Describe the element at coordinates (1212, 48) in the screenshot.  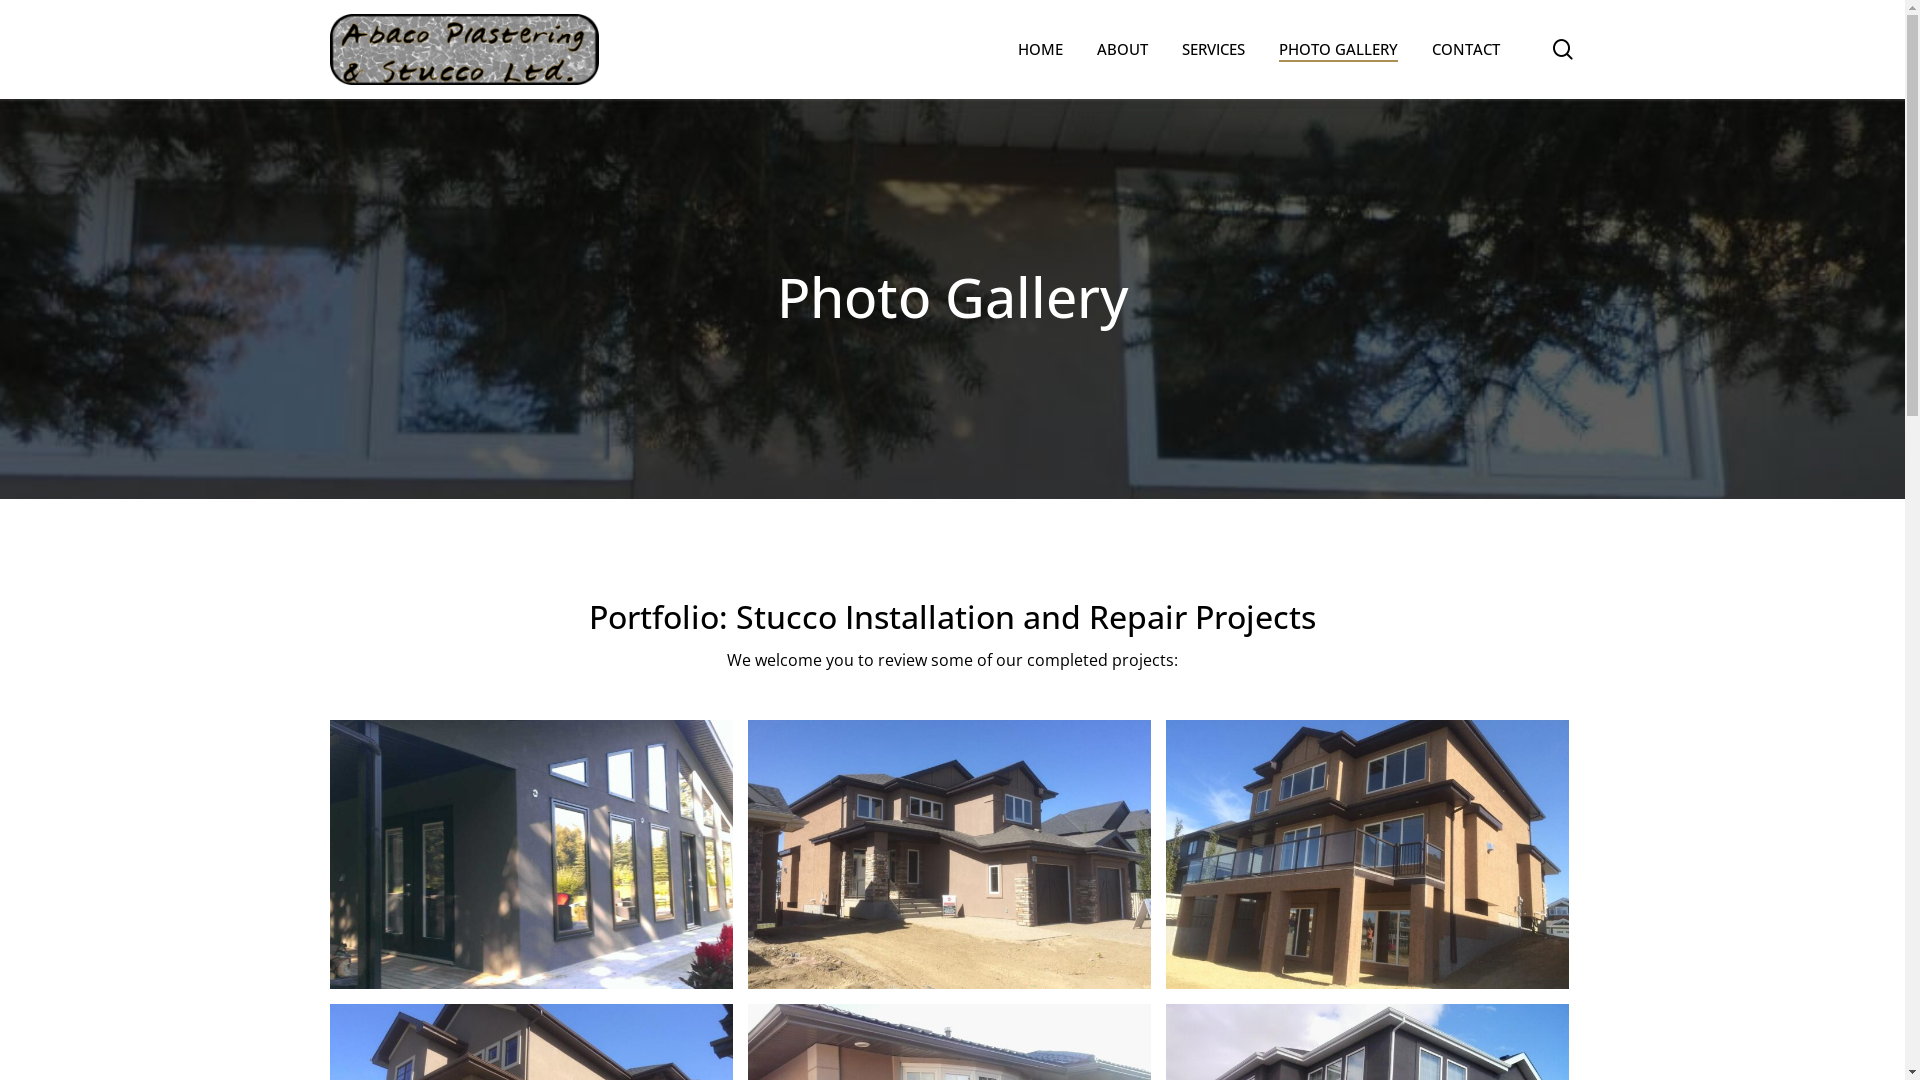
I see `'SERVICES'` at that location.